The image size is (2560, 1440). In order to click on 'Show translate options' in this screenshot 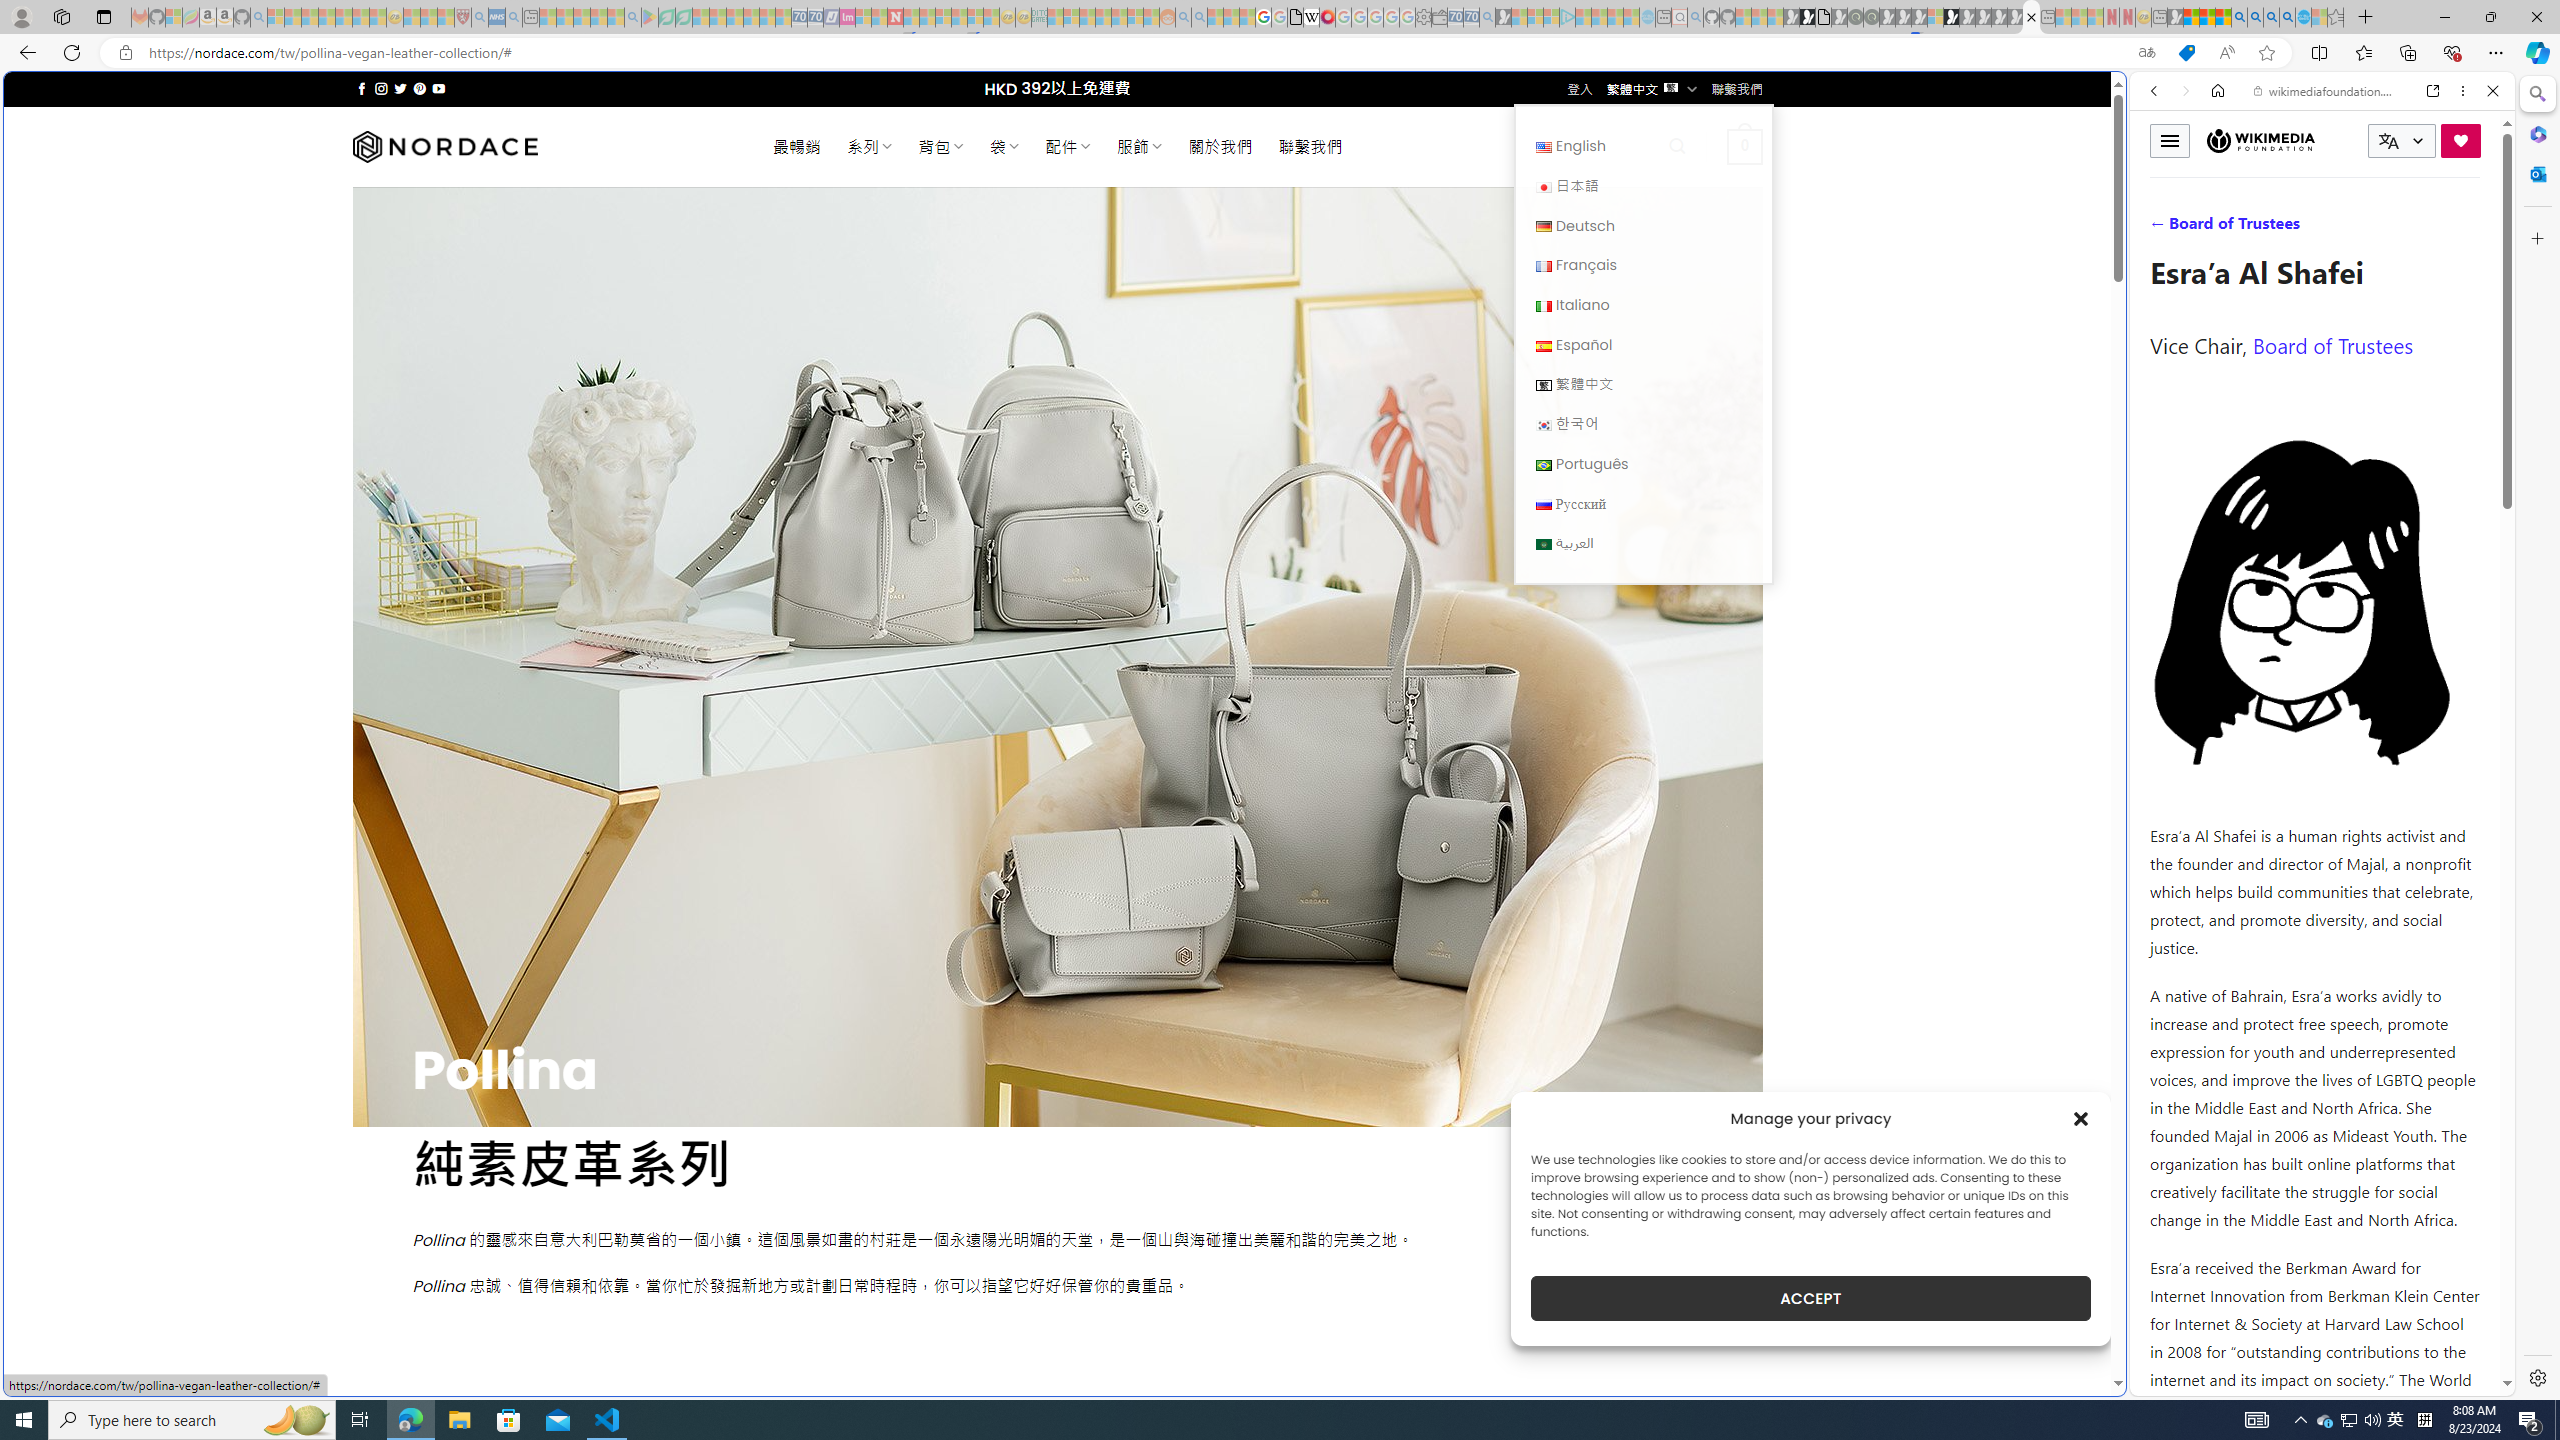, I will do `click(2145, 53)`.